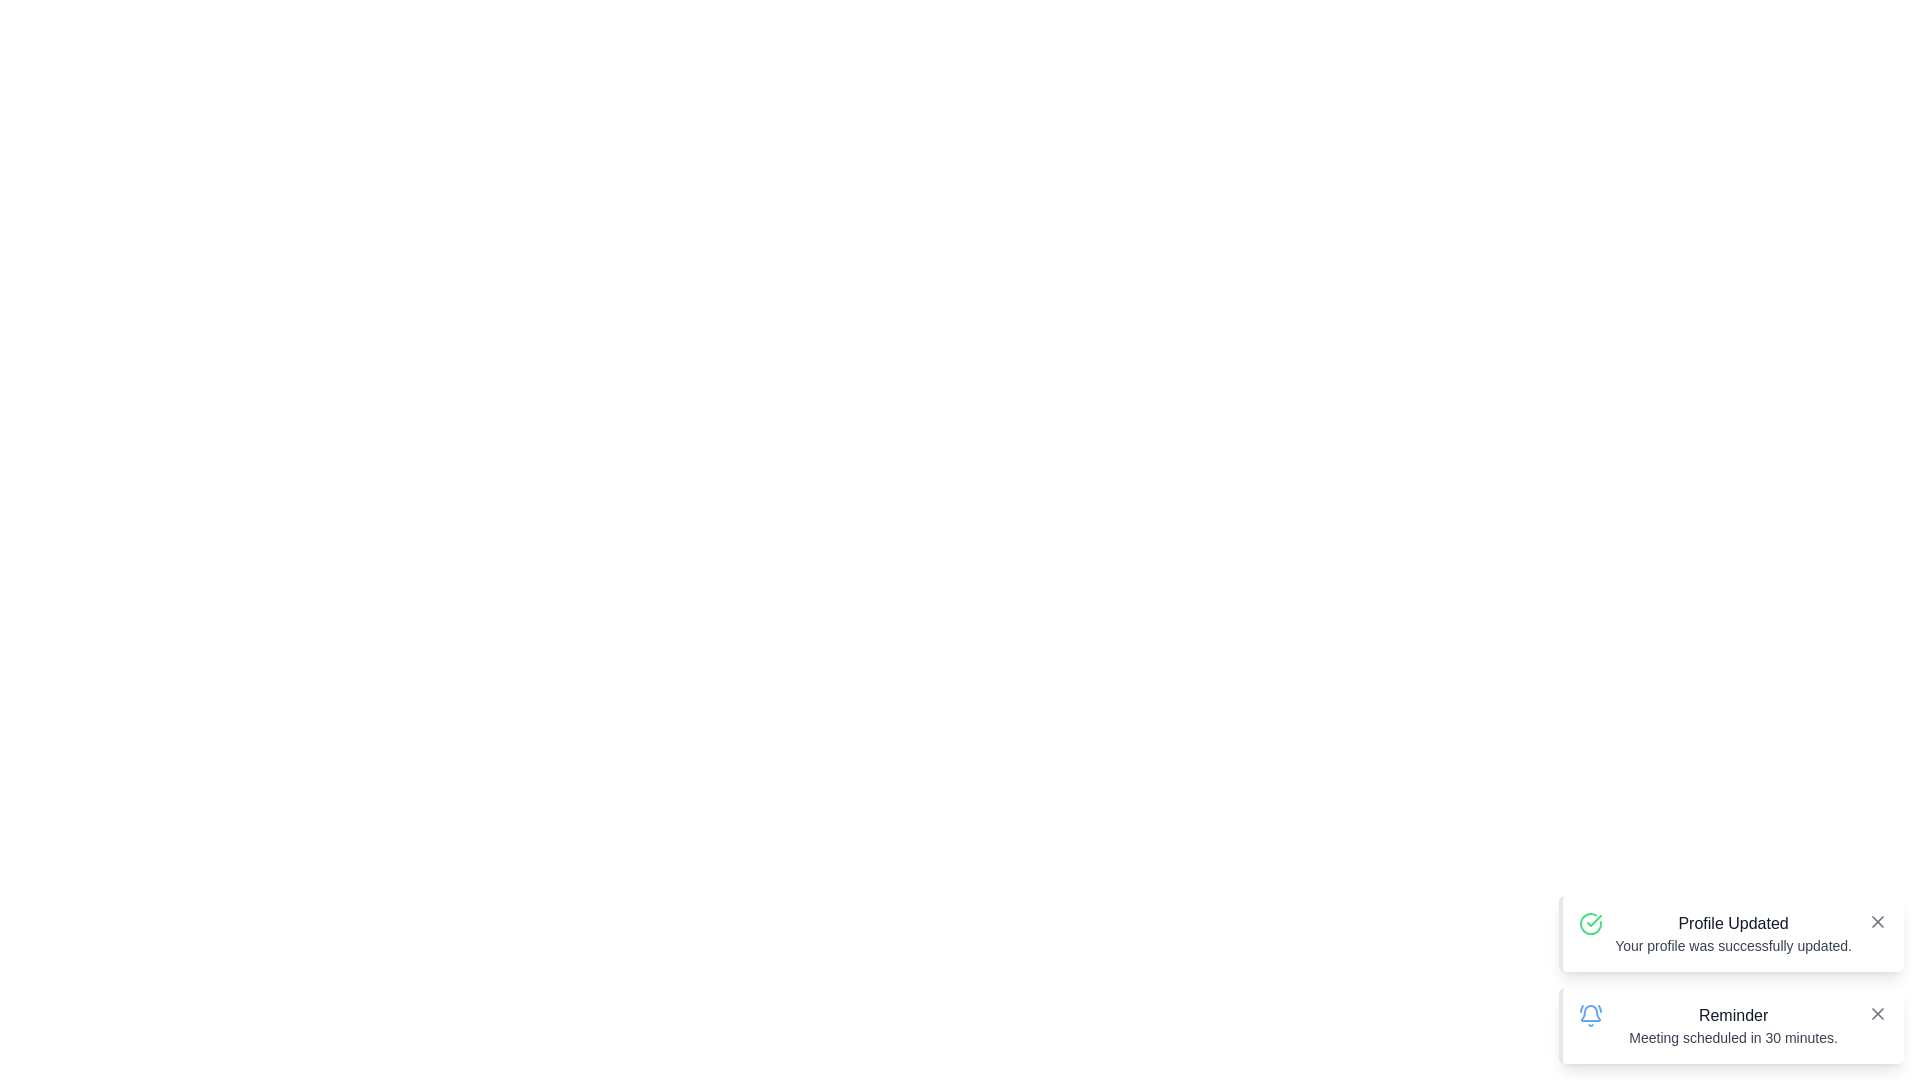 Image resolution: width=1920 pixels, height=1080 pixels. What do you see at coordinates (1732, 924) in the screenshot?
I see `the heading text 'Profile Updated' which is styled with medium font weight and dark gray color, located in the bottom-right confirmation notification card` at bounding box center [1732, 924].